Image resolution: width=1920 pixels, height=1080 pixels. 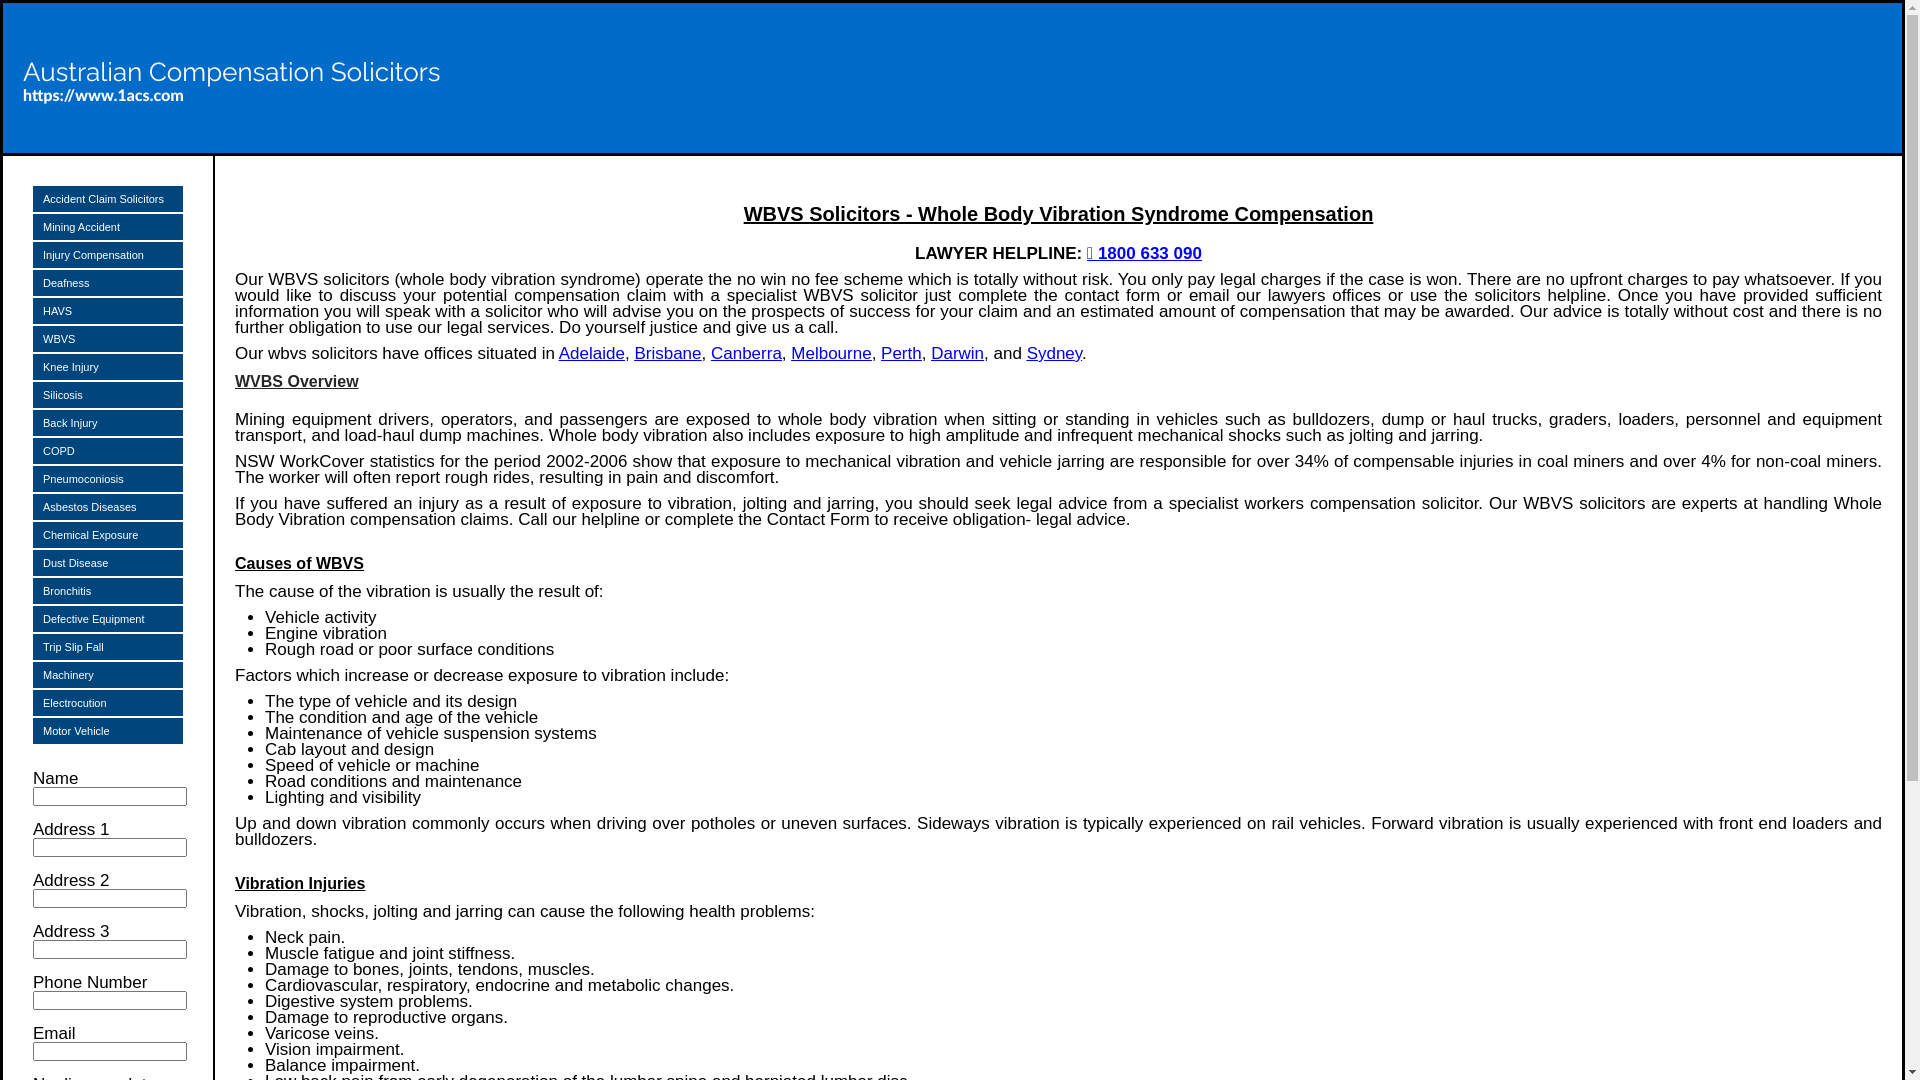 What do you see at coordinates (1053, 352) in the screenshot?
I see `'Sydney'` at bounding box center [1053, 352].